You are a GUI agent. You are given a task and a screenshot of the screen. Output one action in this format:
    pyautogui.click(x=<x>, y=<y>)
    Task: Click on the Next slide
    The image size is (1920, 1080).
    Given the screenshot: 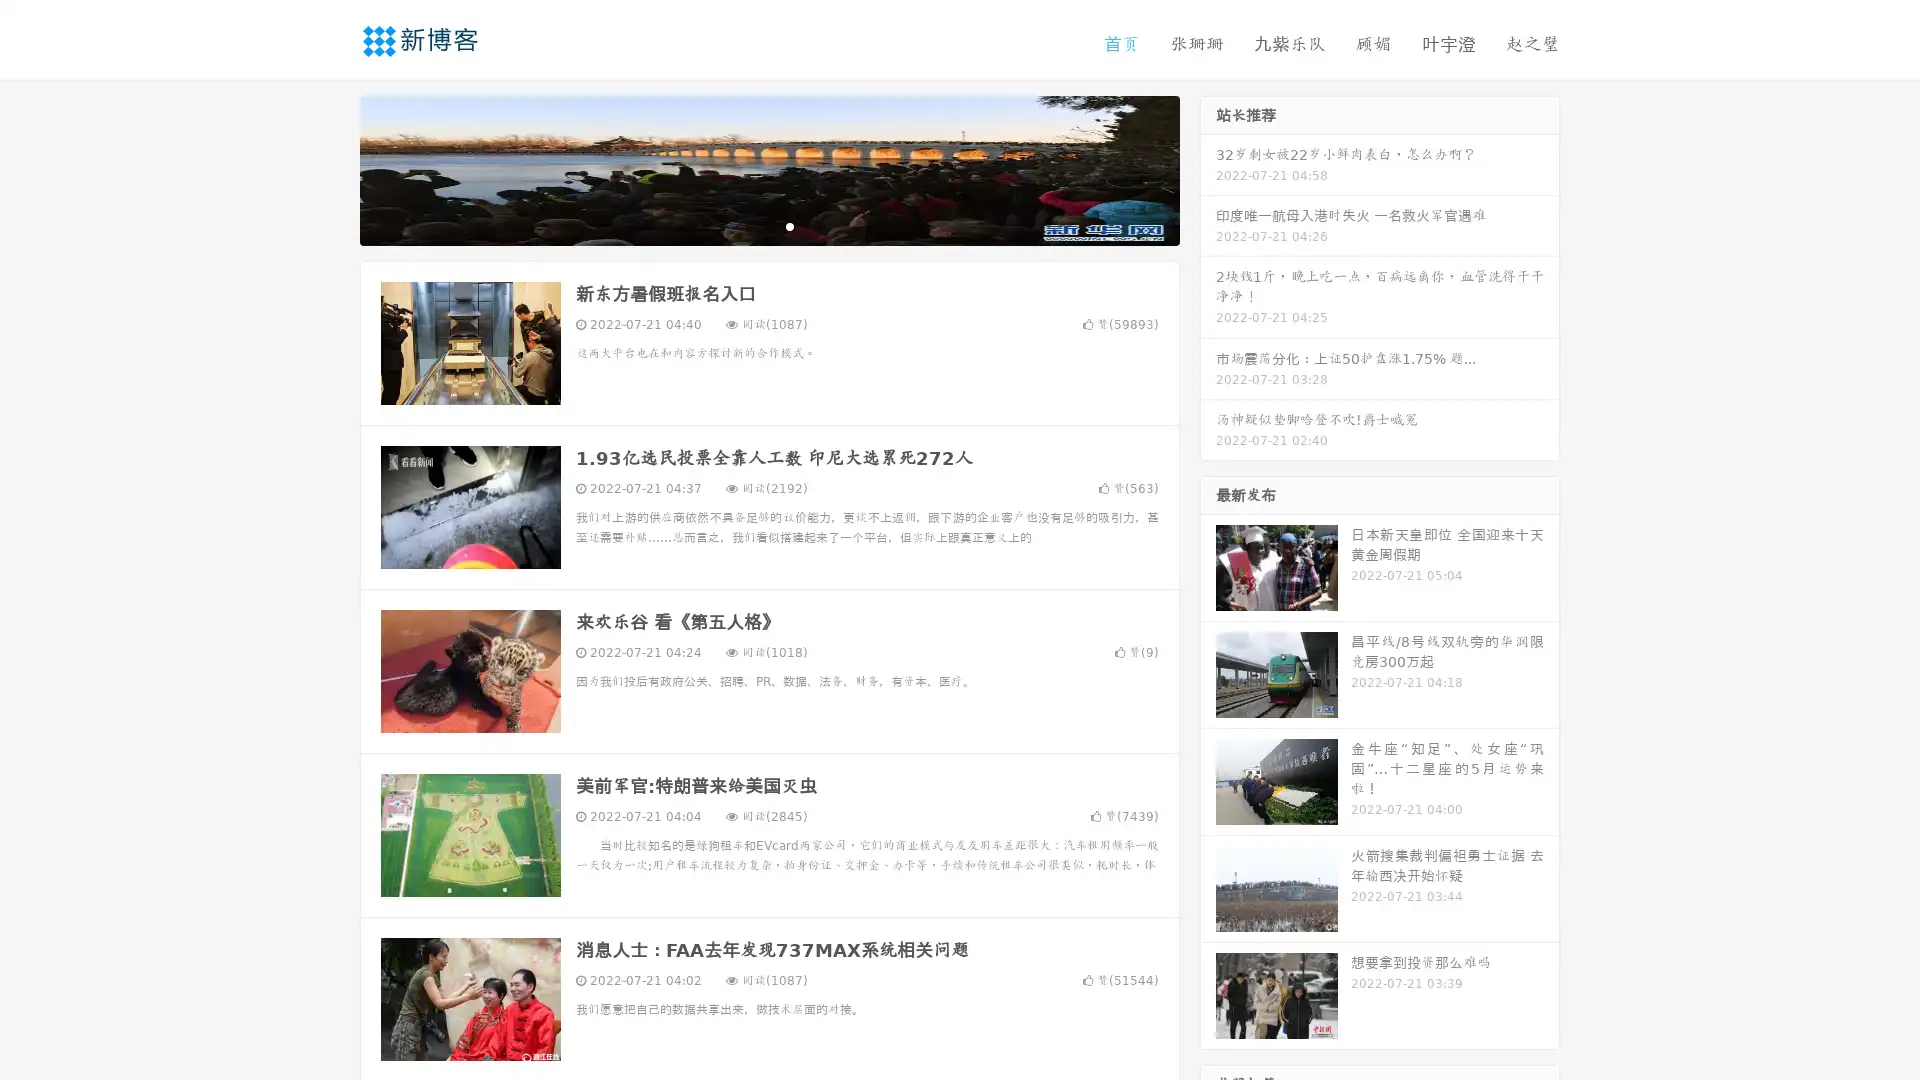 What is the action you would take?
    pyautogui.click(x=1208, y=168)
    